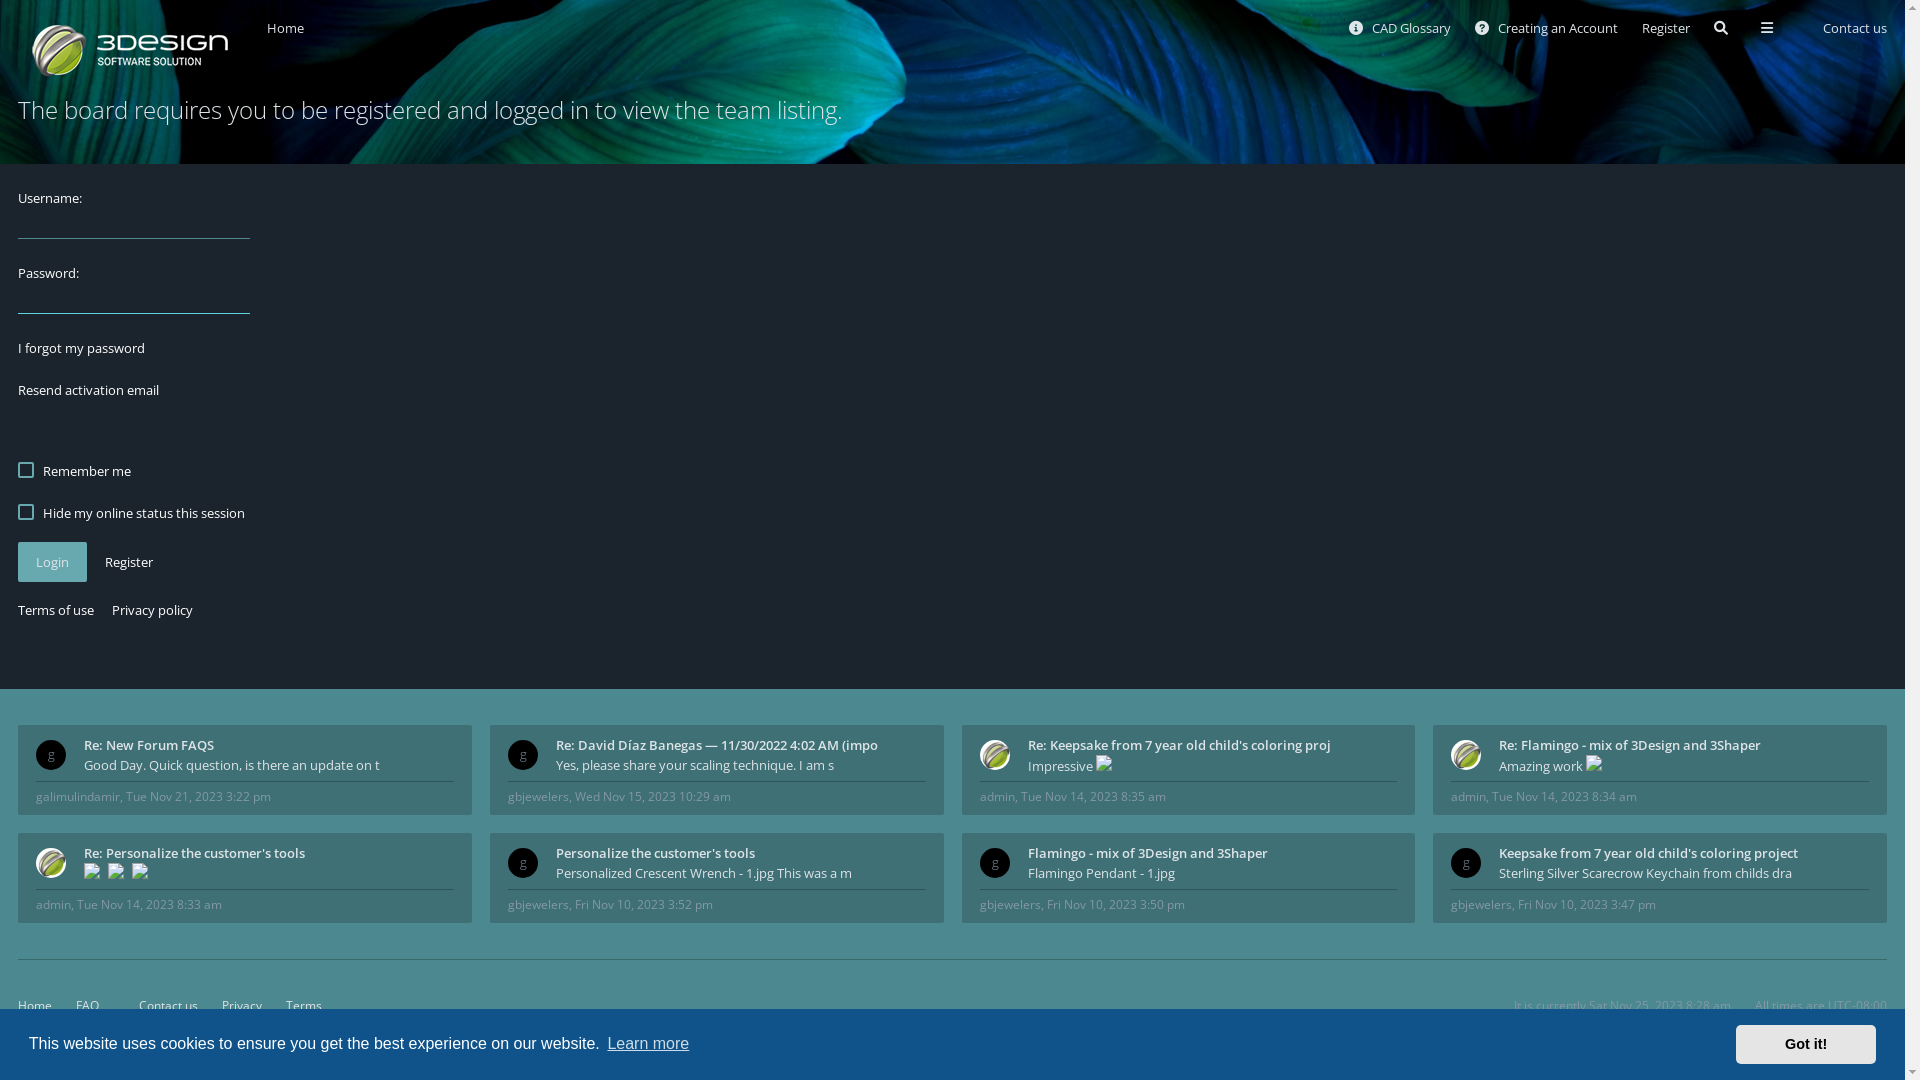 Image resolution: width=1920 pixels, height=1080 pixels. I want to click on 'Login', so click(18, 562).